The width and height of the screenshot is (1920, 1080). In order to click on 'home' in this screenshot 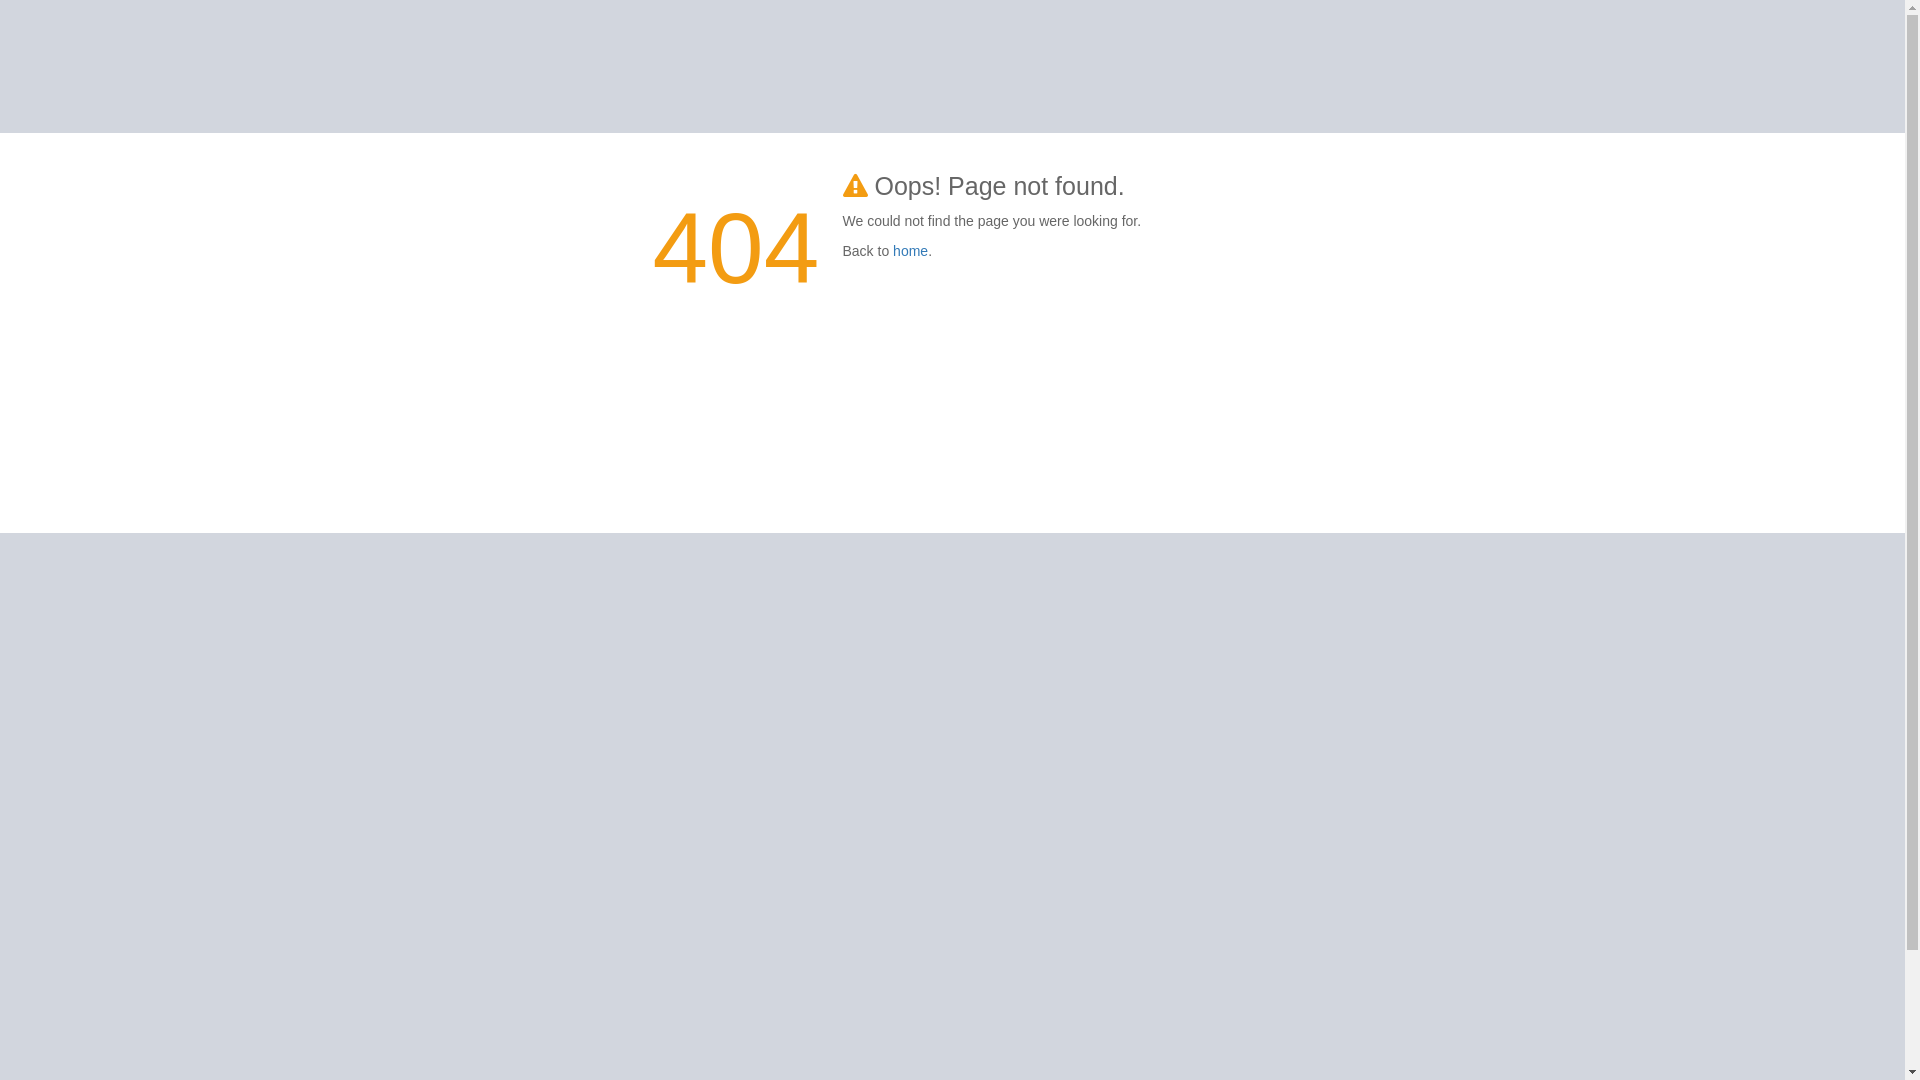, I will do `click(891, 249)`.